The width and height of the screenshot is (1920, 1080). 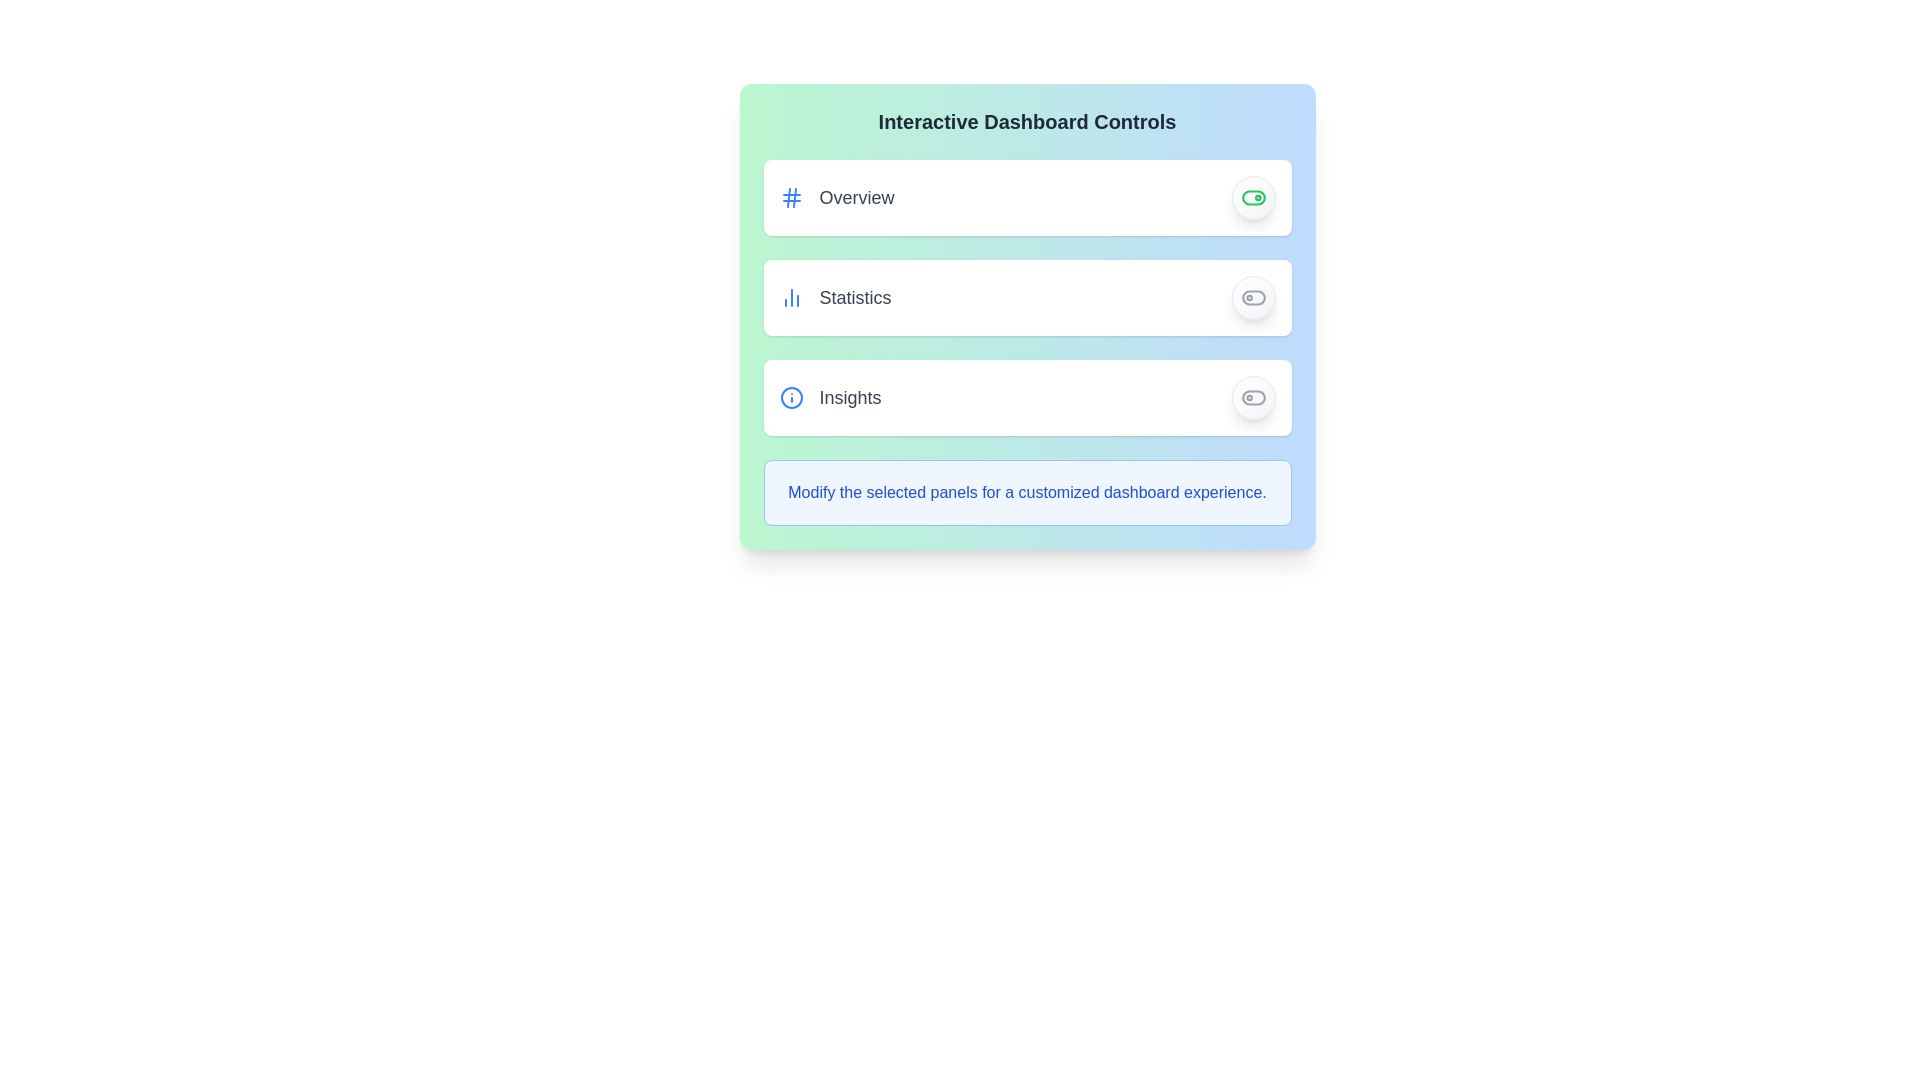 I want to click on the blue bar chart icon located in the 'Statistics' section, which is the leftmost icon in that section, so click(x=790, y=297).